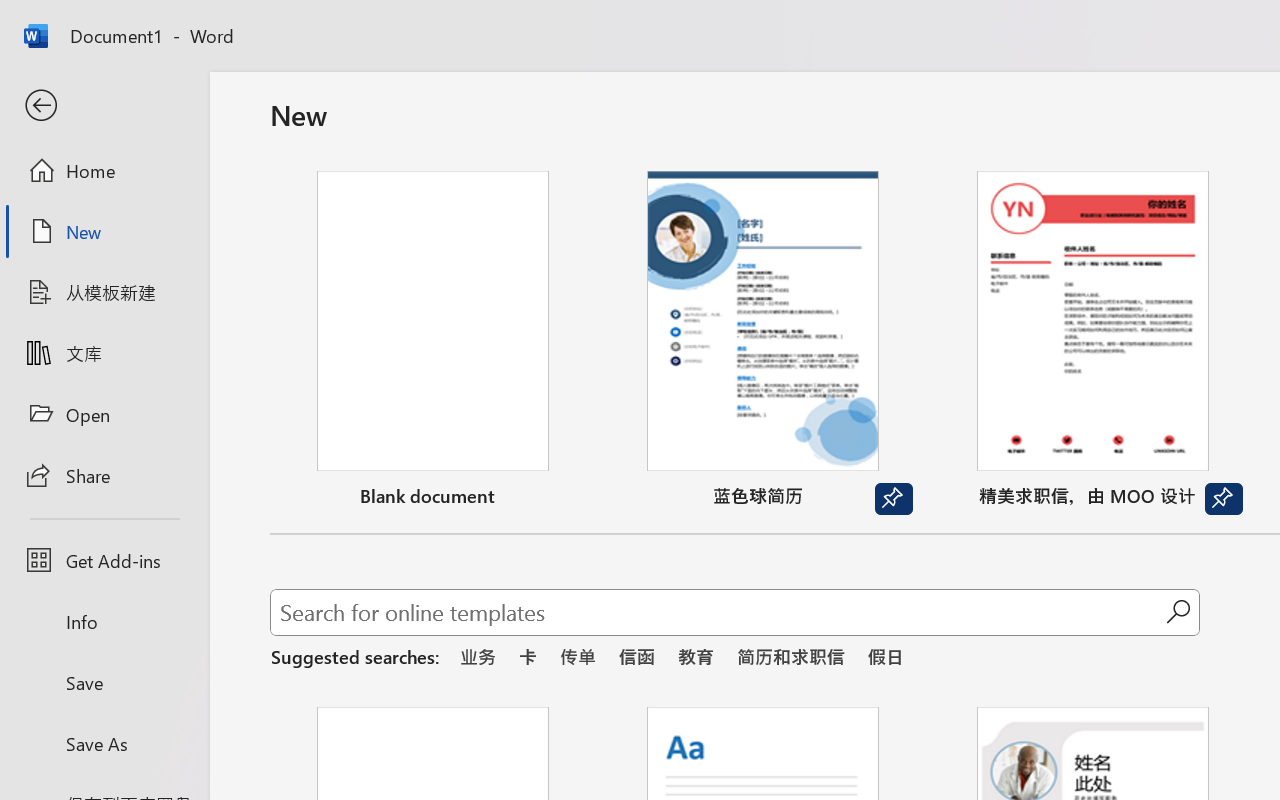 Image resolution: width=1280 pixels, height=800 pixels. What do you see at coordinates (1178, 612) in the screenshot?
I see `'Start searching'` at bounding box center [1178, 612].